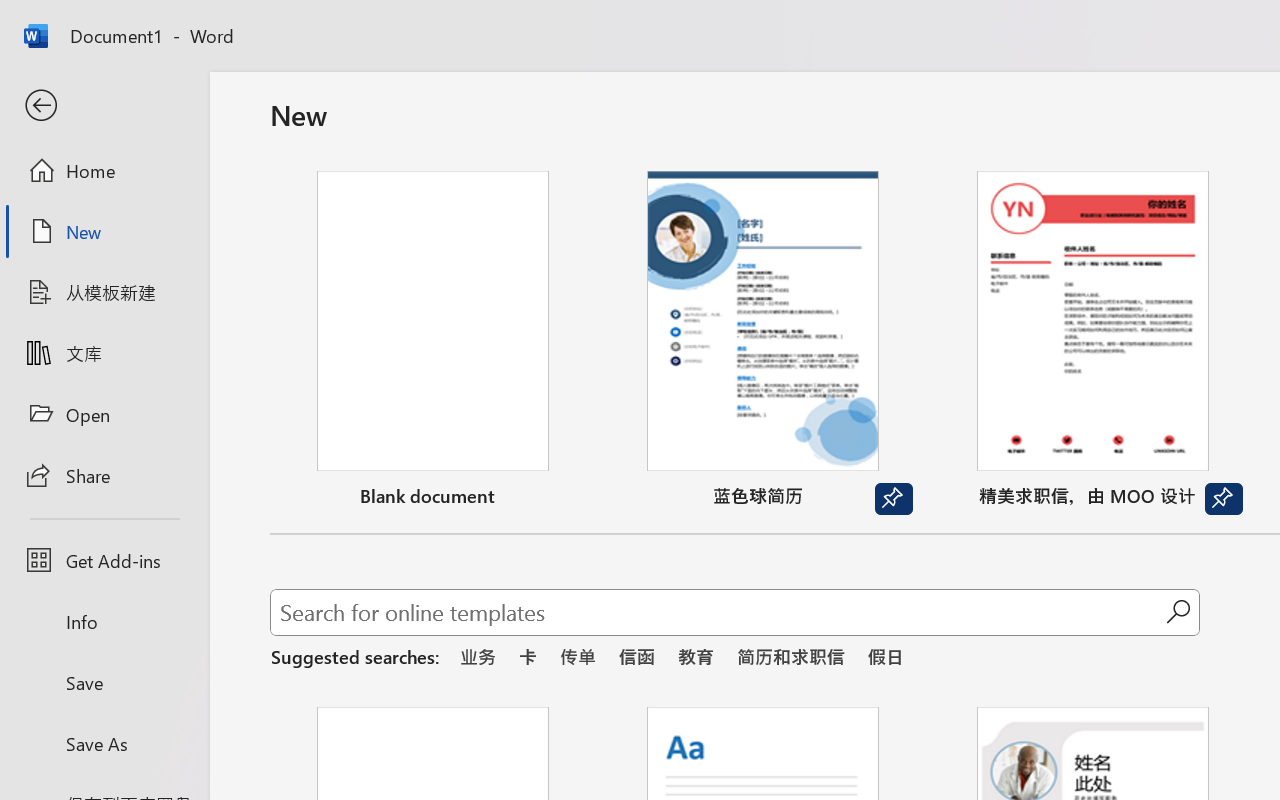 Image resolution: width=1280 pixels, height=800 pixels. What do you see at coordinates (1178, 612) in the screenshot?
I see `'Start searching'` at bounding box center [1178, 612].